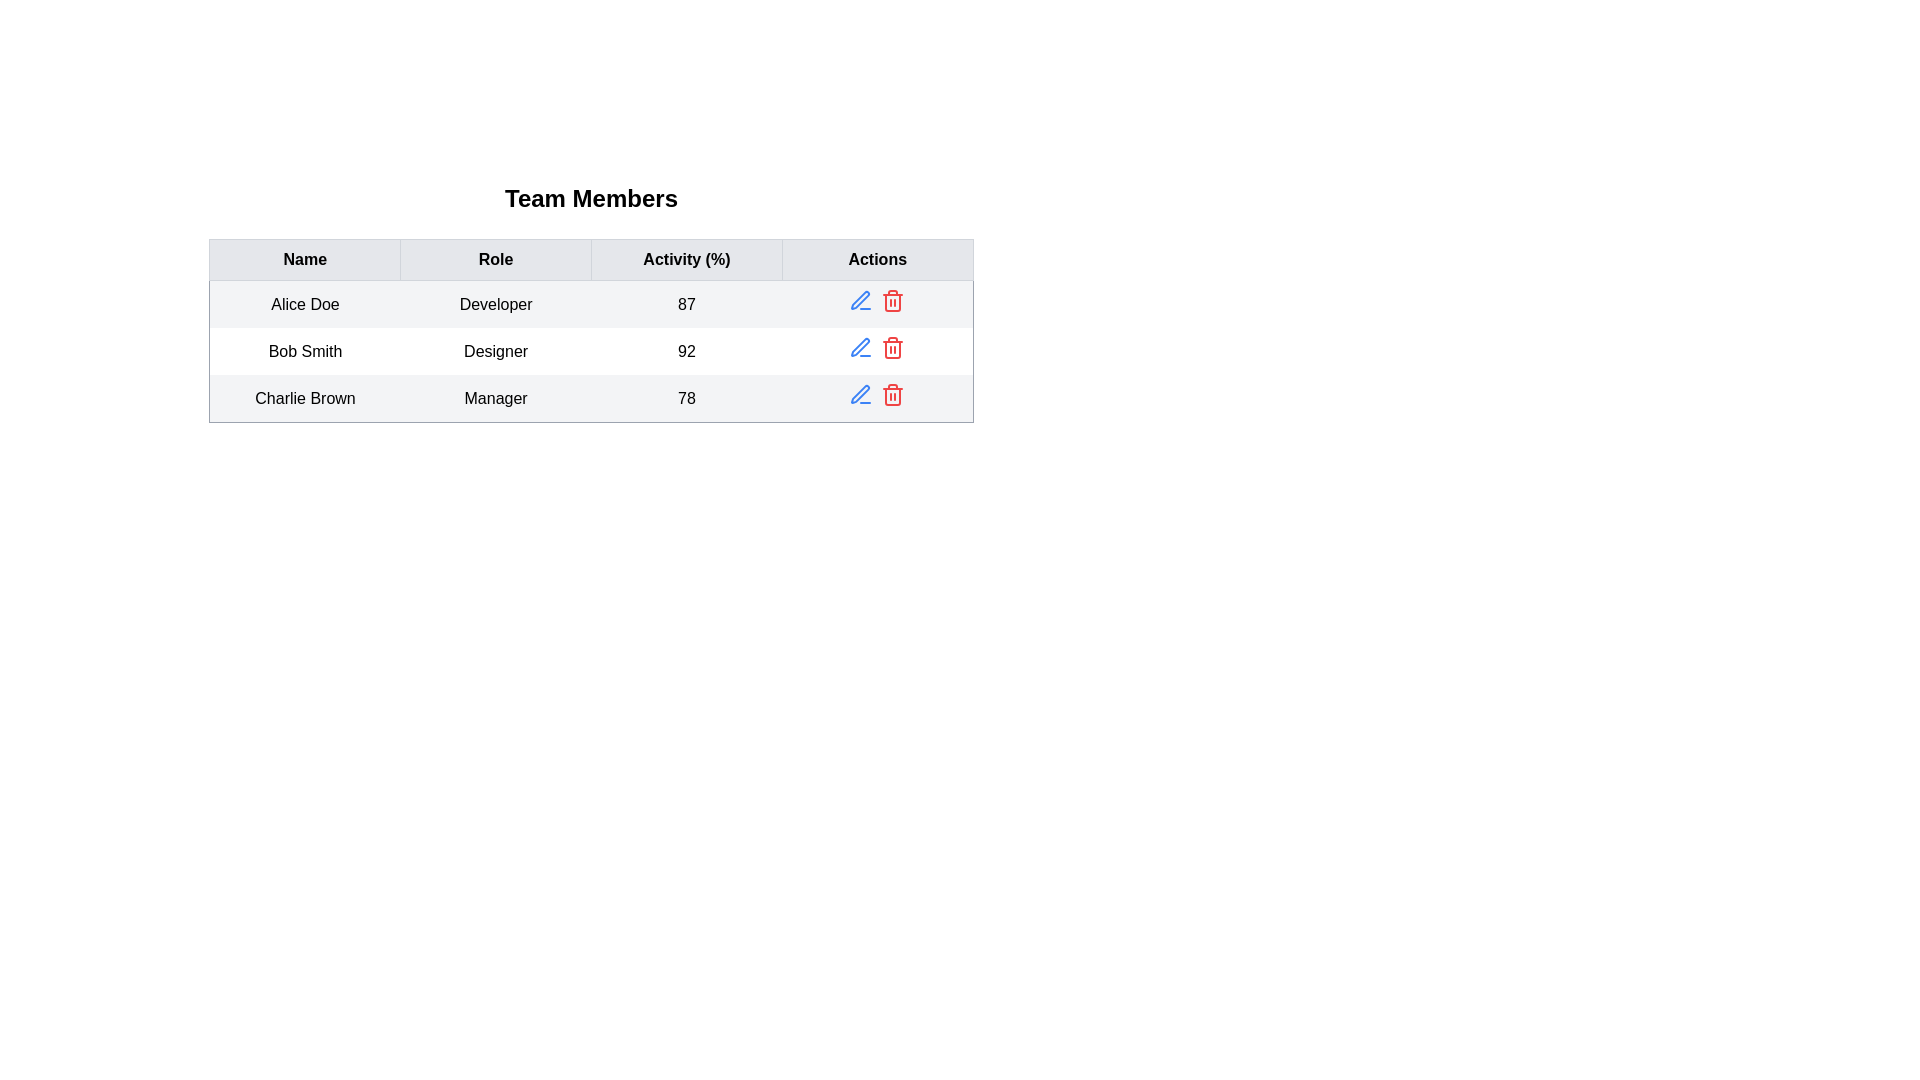 The image size is (1920, 1080). What do you see at coordinates (861, 300) in the screenshot?
I see `edit icon for the team member with name Alice Doe` at bounding box center [861, 300].